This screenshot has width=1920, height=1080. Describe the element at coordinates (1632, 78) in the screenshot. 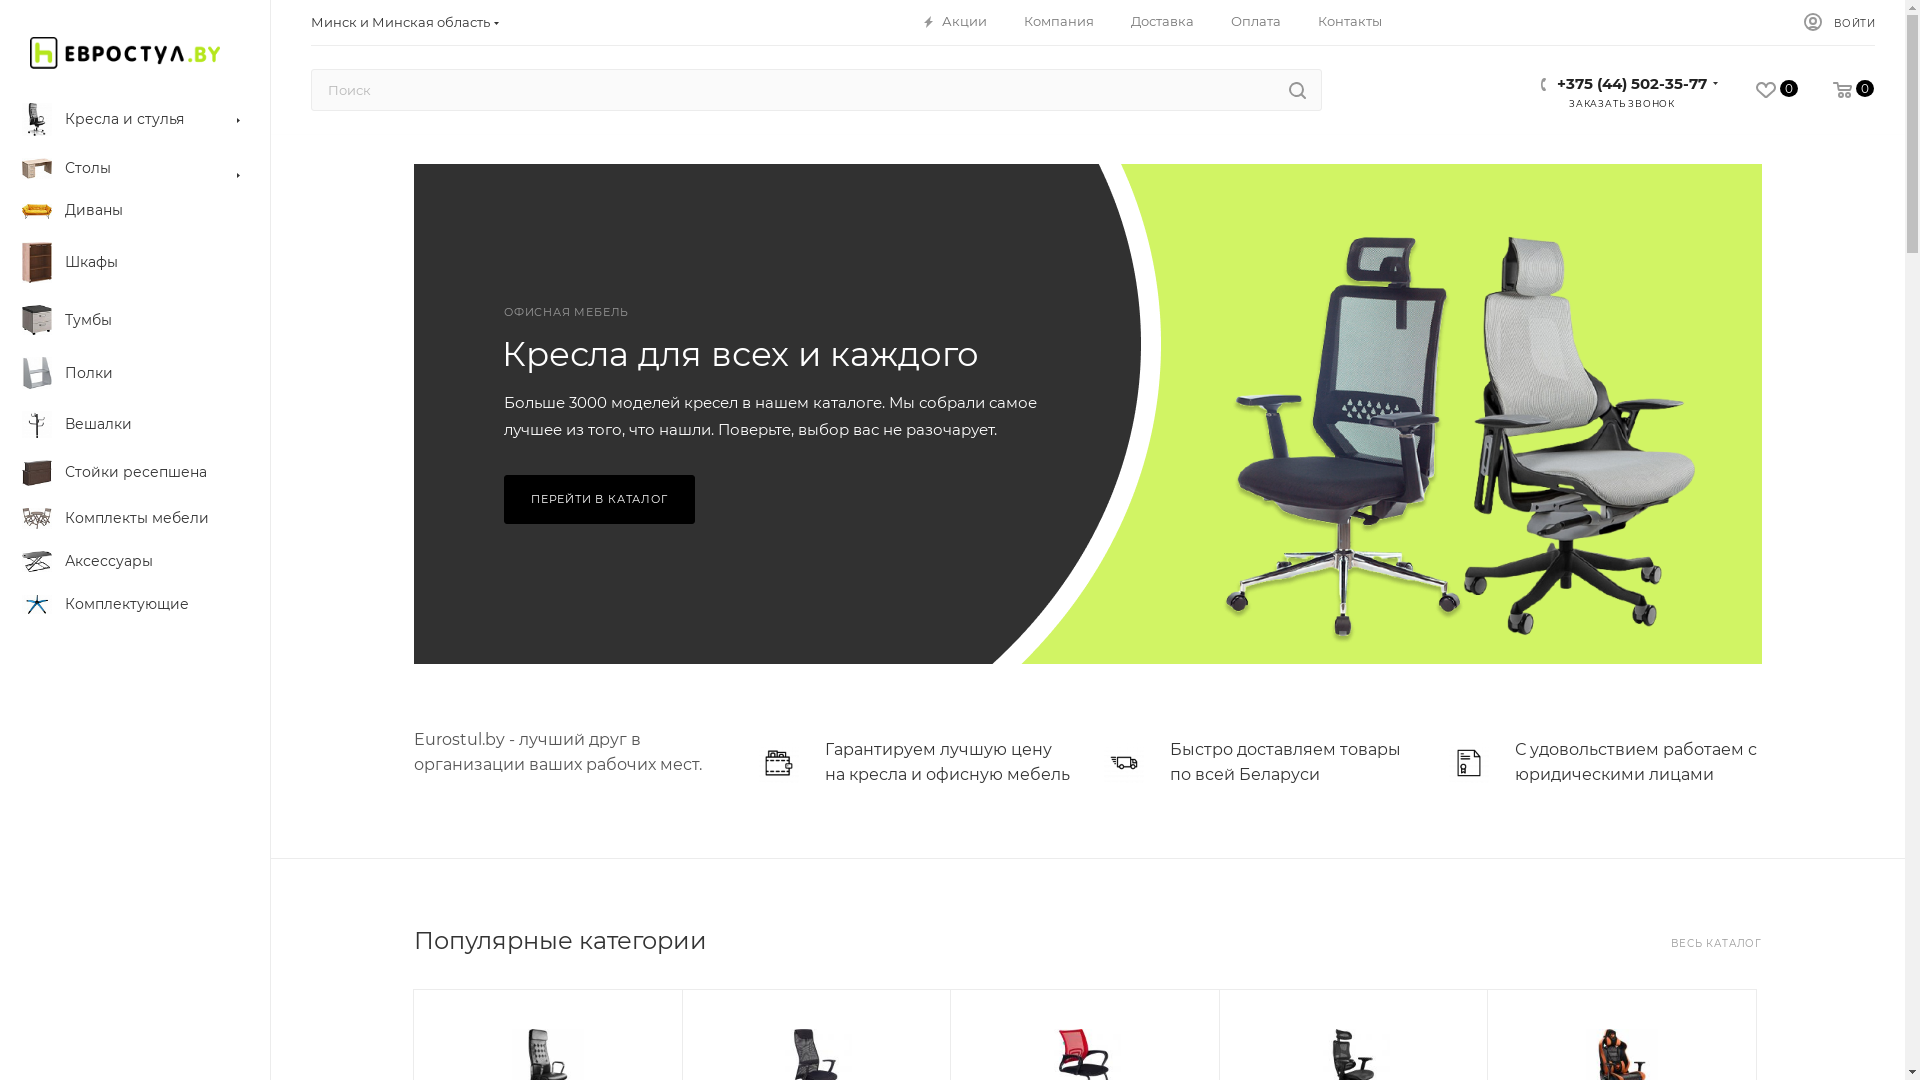

I see `'+375 (44) 502-35-77'` at that location.